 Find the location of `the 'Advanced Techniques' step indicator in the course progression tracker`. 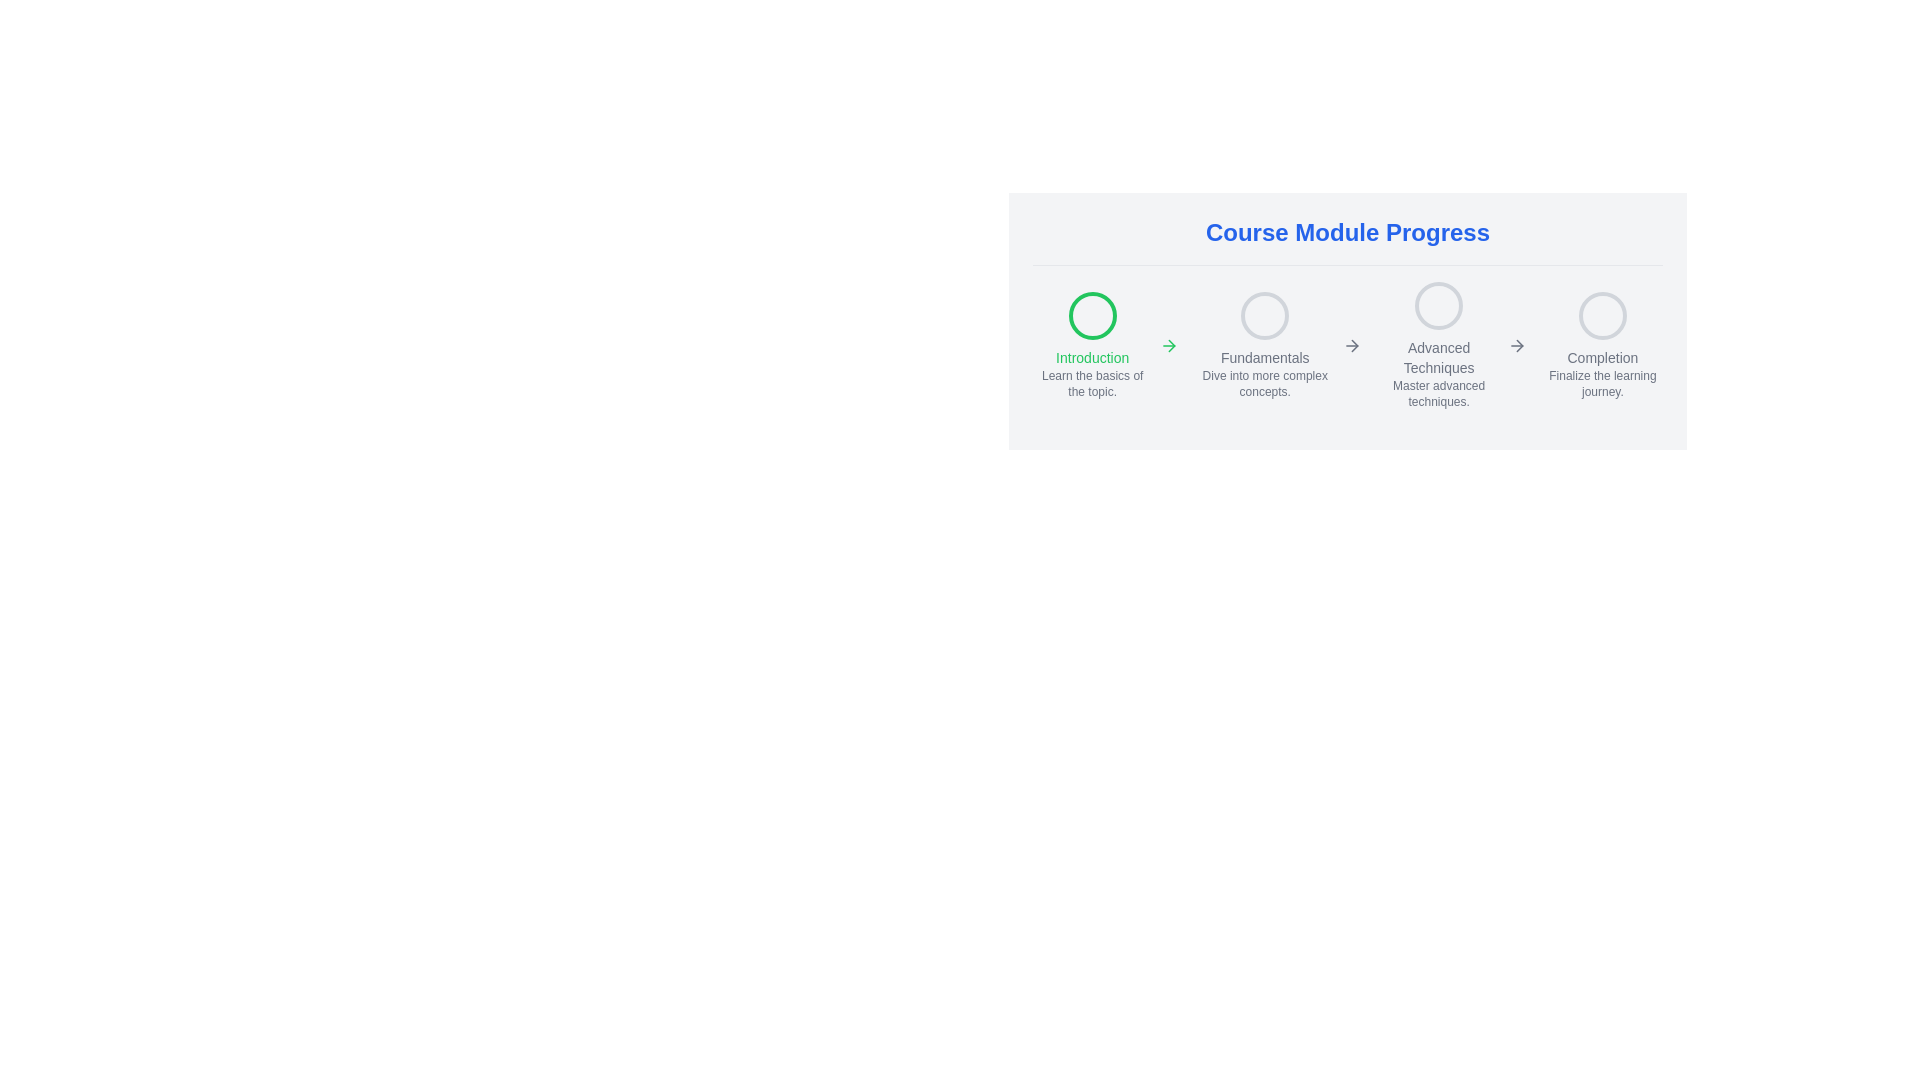

the 'Advanced Techniques' step indicator in the course progression tracker is located at coordinates (1452, 345).